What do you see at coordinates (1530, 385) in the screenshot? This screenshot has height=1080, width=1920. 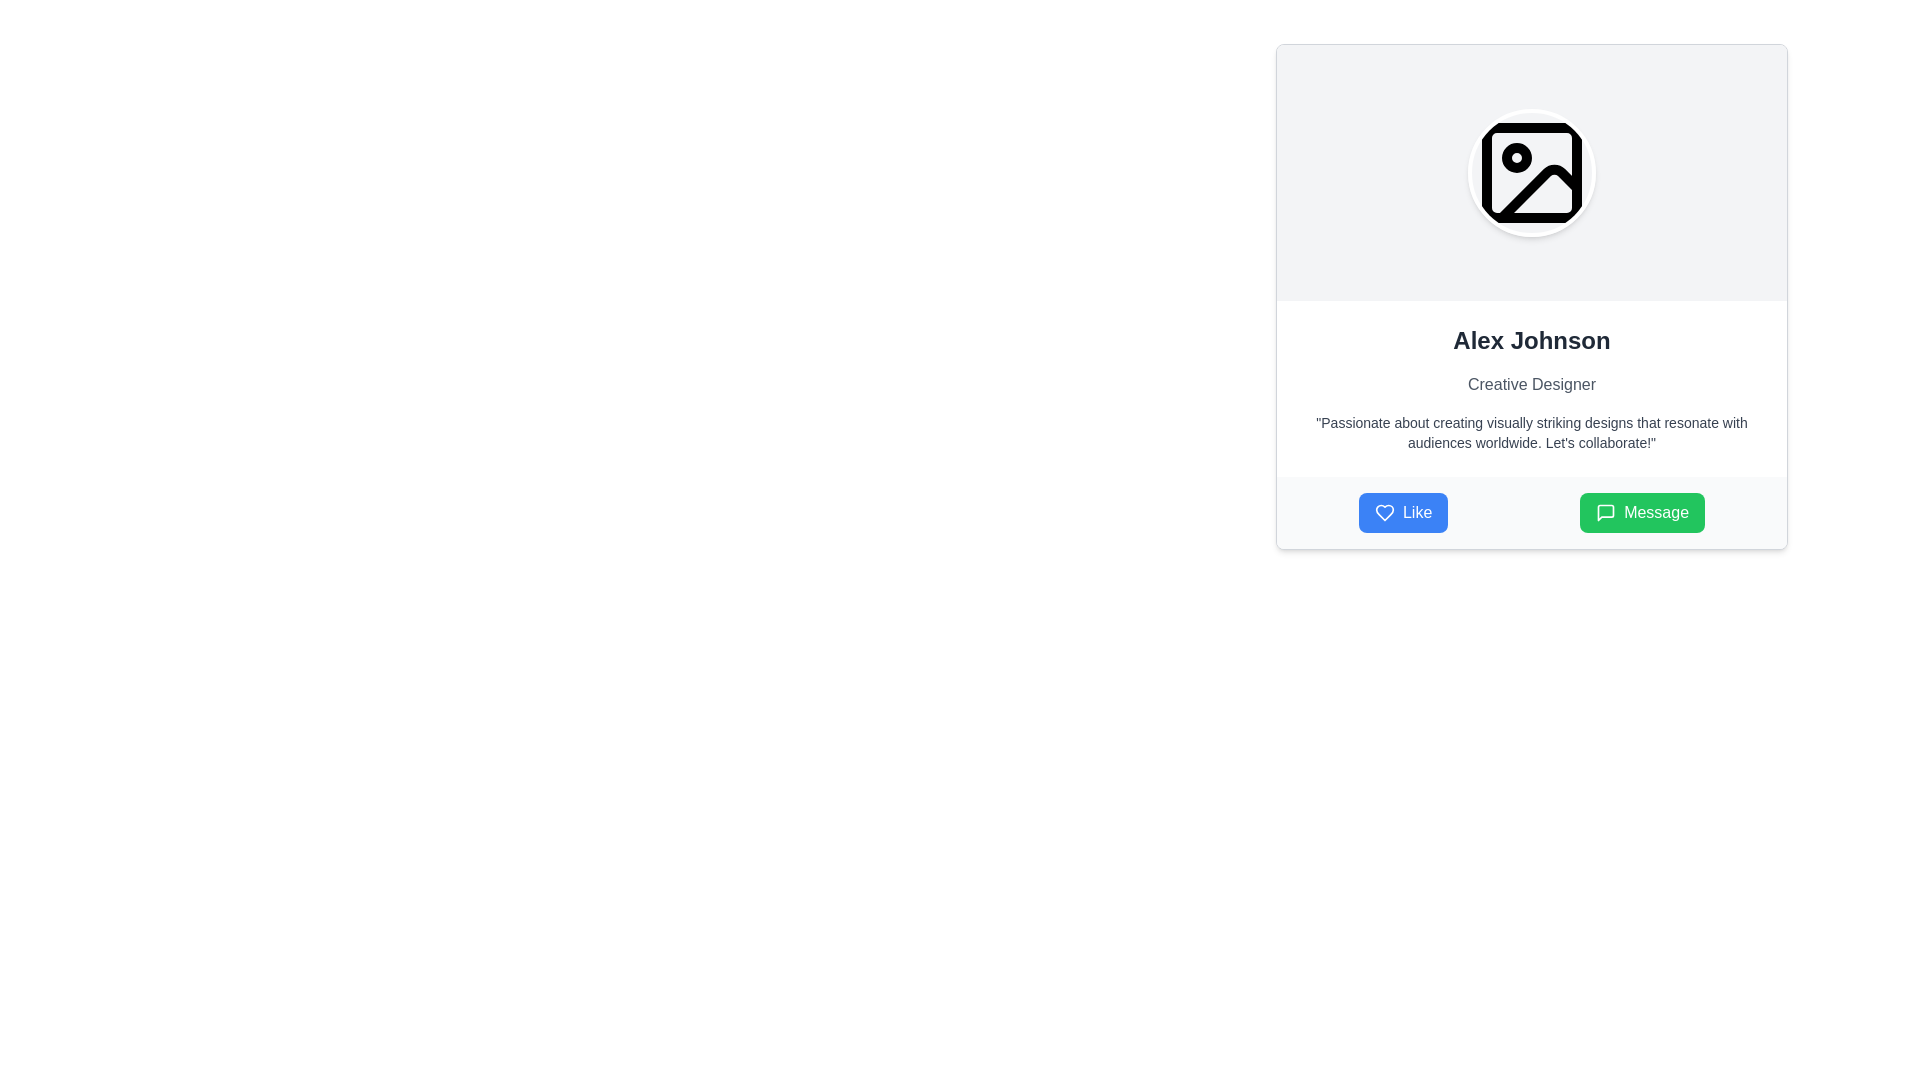 I see `the static text element that identifies the individual as 'Creative Designer', which is positioned below 'Alex Johnson' in the profile card` at bounding box center [1530, 385].